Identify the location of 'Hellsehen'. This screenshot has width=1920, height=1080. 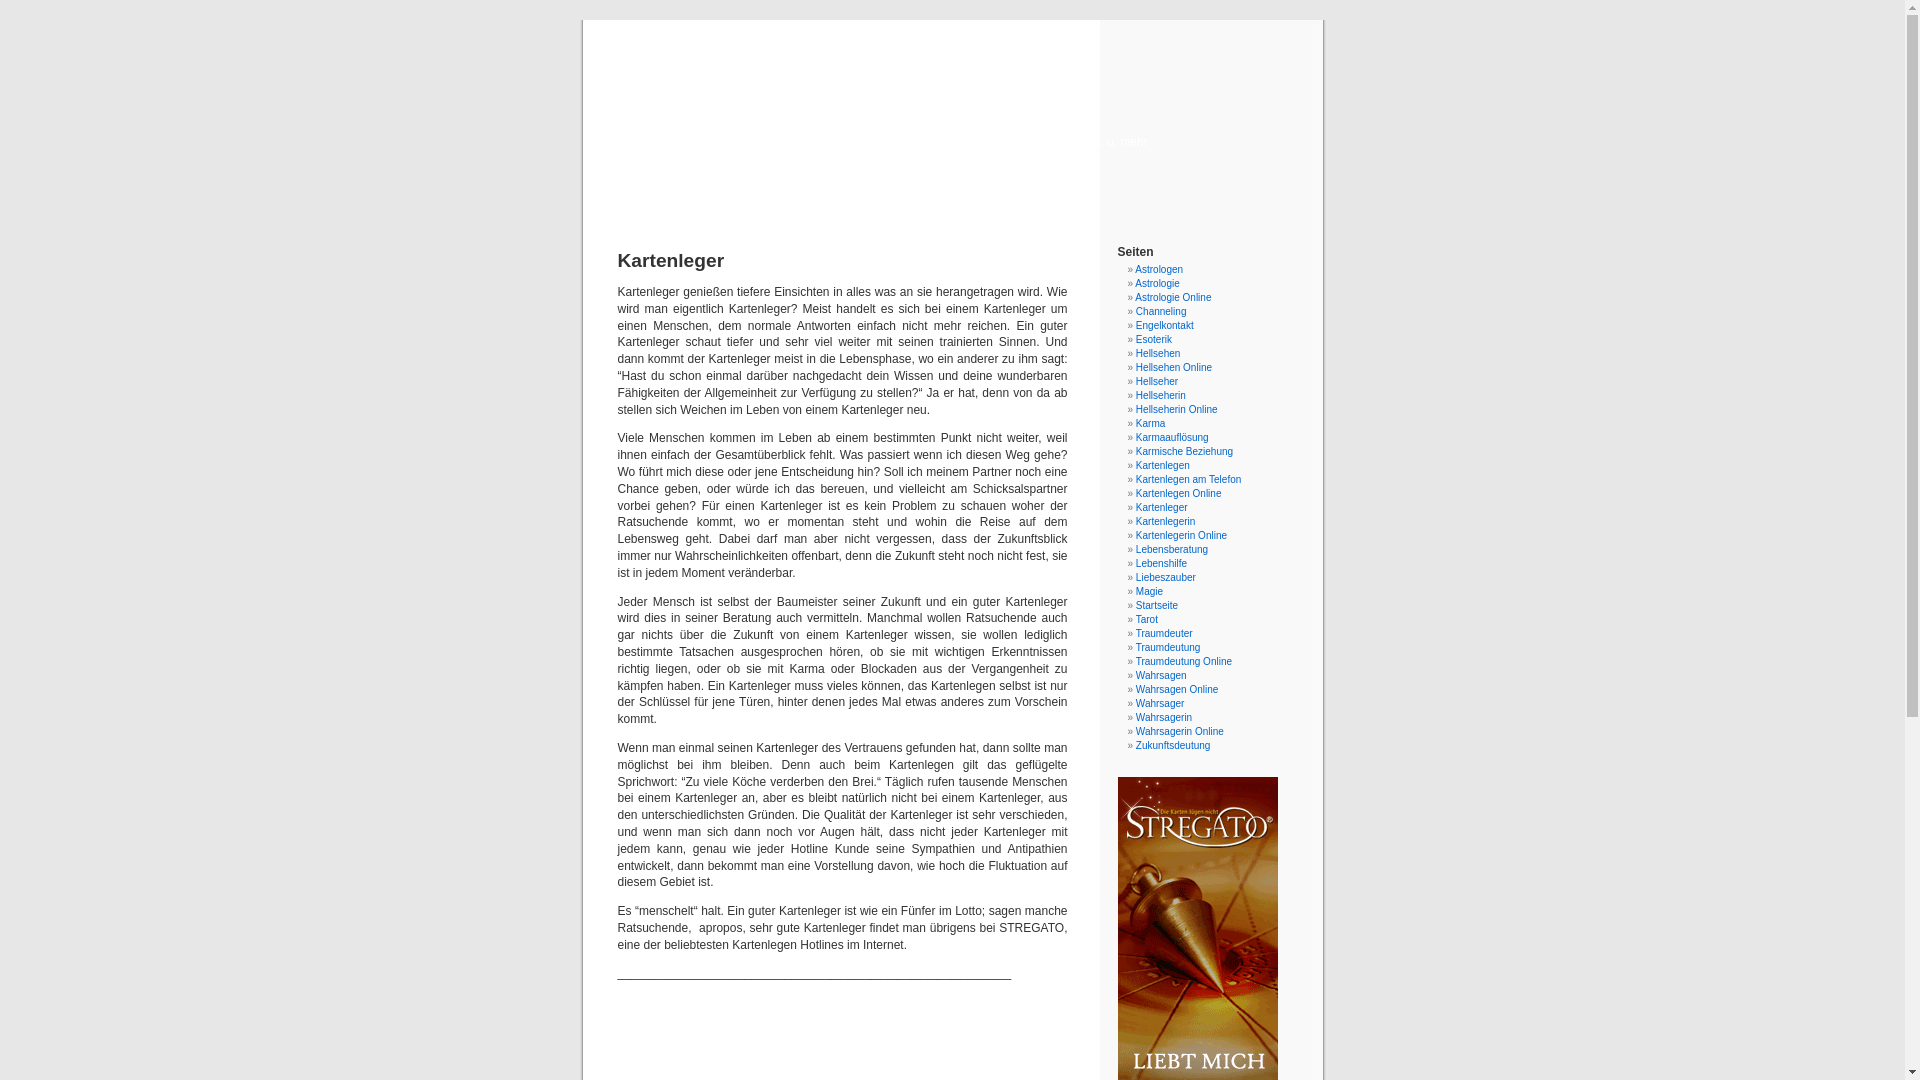
(1157, 352).